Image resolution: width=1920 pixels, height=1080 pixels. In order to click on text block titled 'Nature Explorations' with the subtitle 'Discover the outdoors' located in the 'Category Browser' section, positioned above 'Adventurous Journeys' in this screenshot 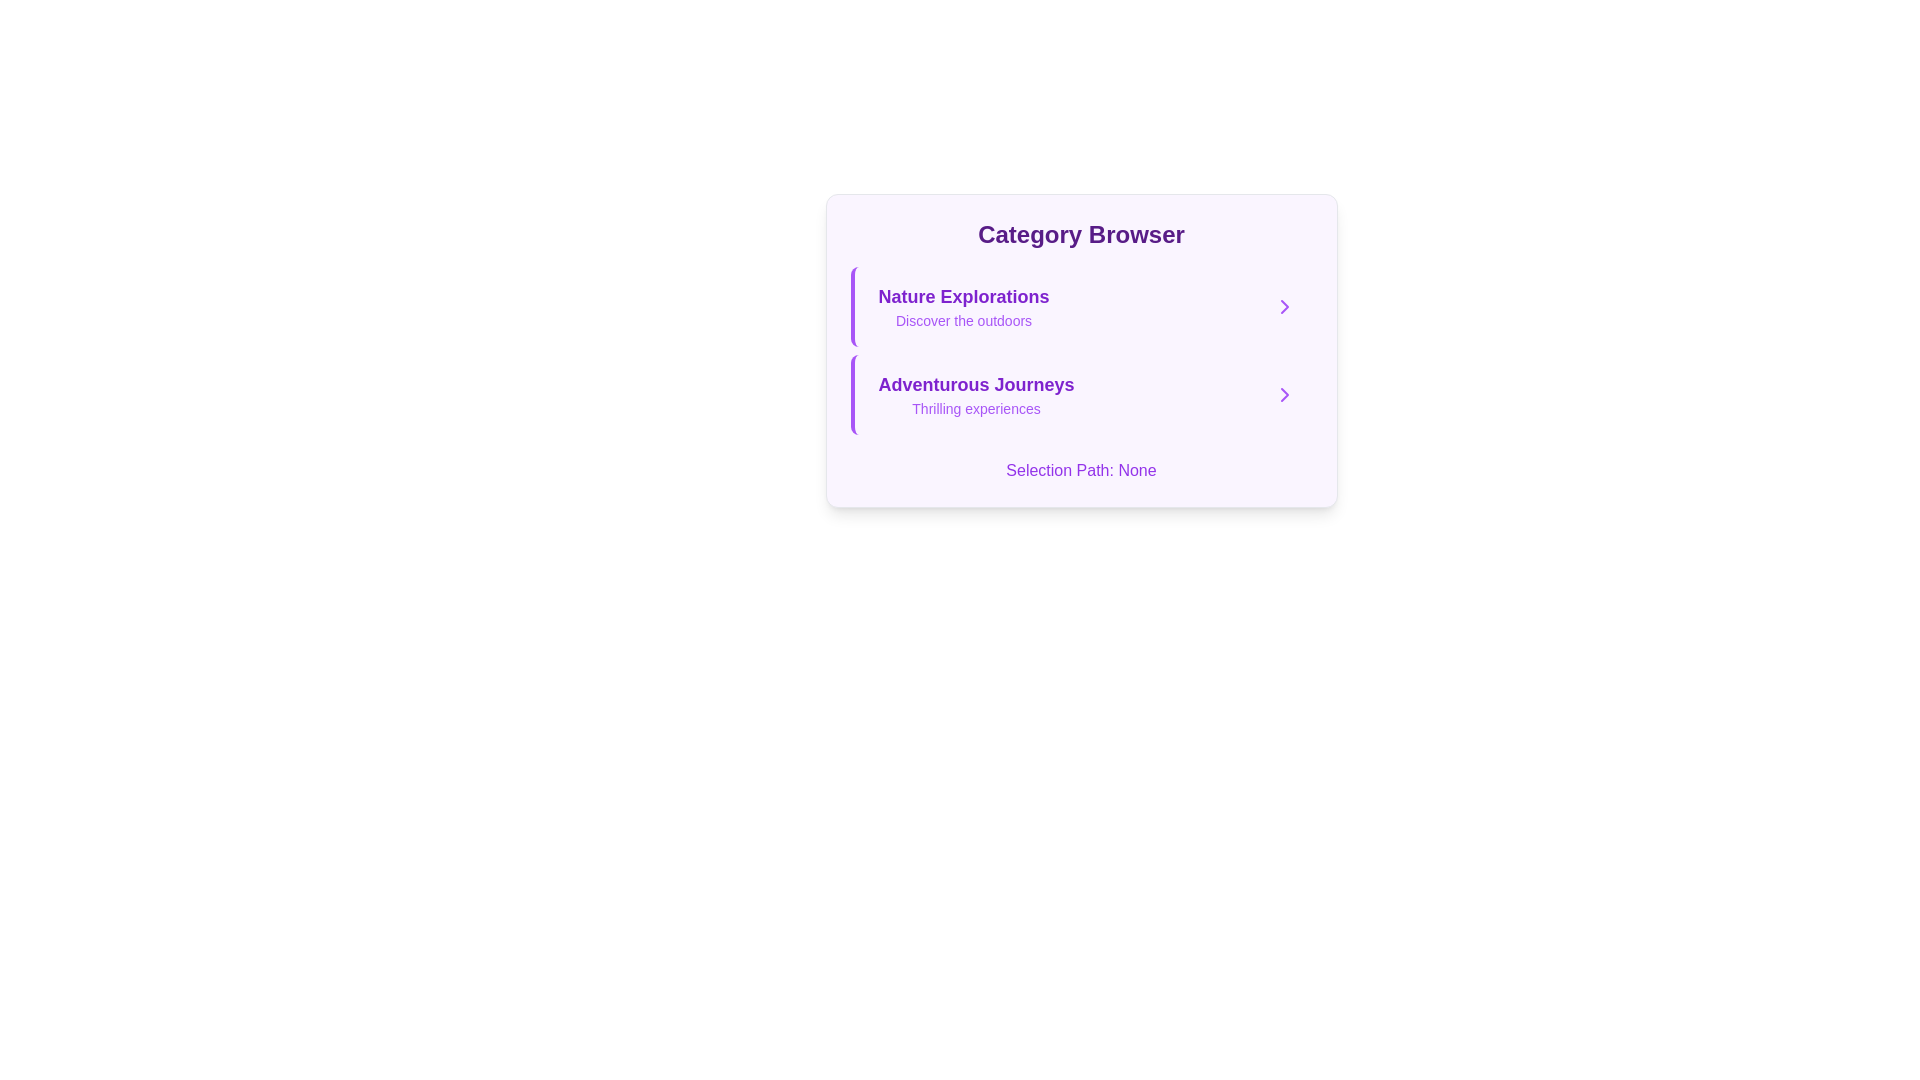, I will do `click(964, 307)`.